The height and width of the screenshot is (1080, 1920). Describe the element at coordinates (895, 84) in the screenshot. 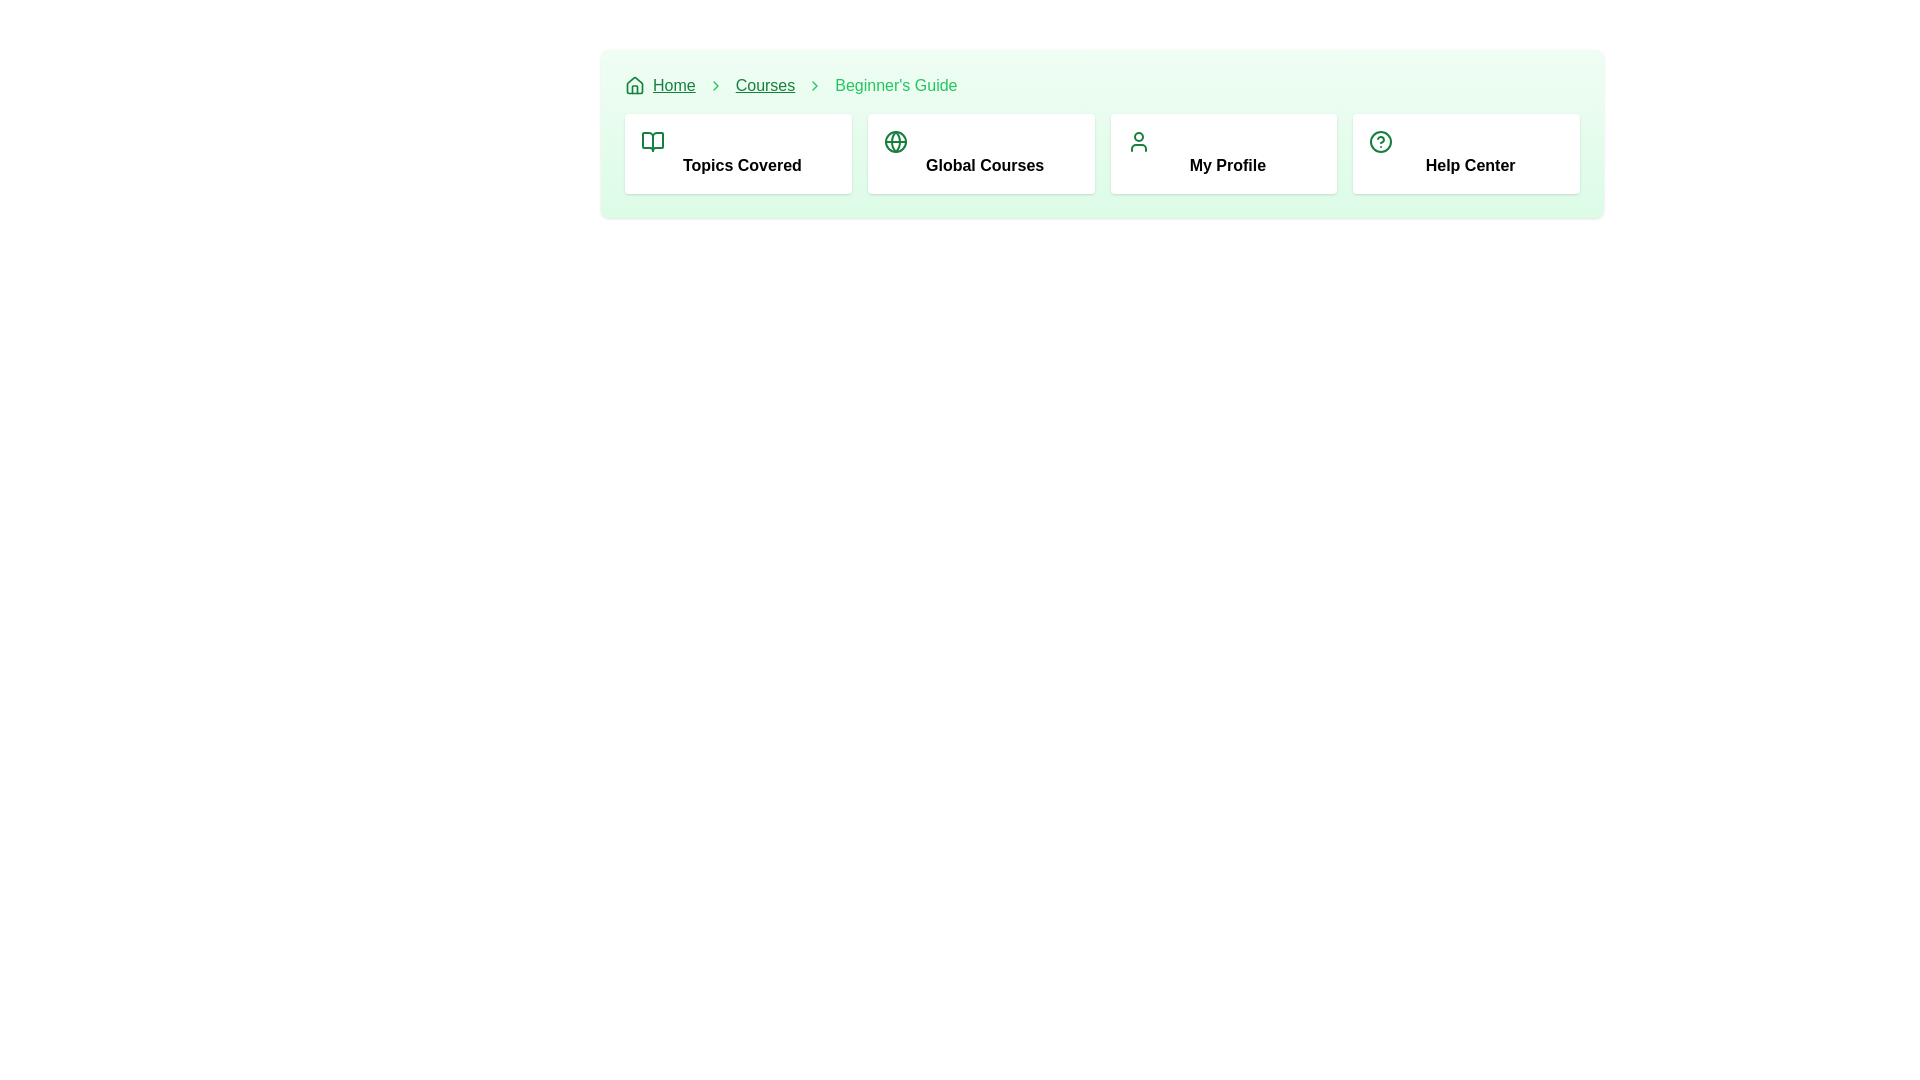

I see `the third element in the breadcrumb navigation bar, which indicates the current page or context, following the 'Courses' label and a right-facing chevron icon` at that location.